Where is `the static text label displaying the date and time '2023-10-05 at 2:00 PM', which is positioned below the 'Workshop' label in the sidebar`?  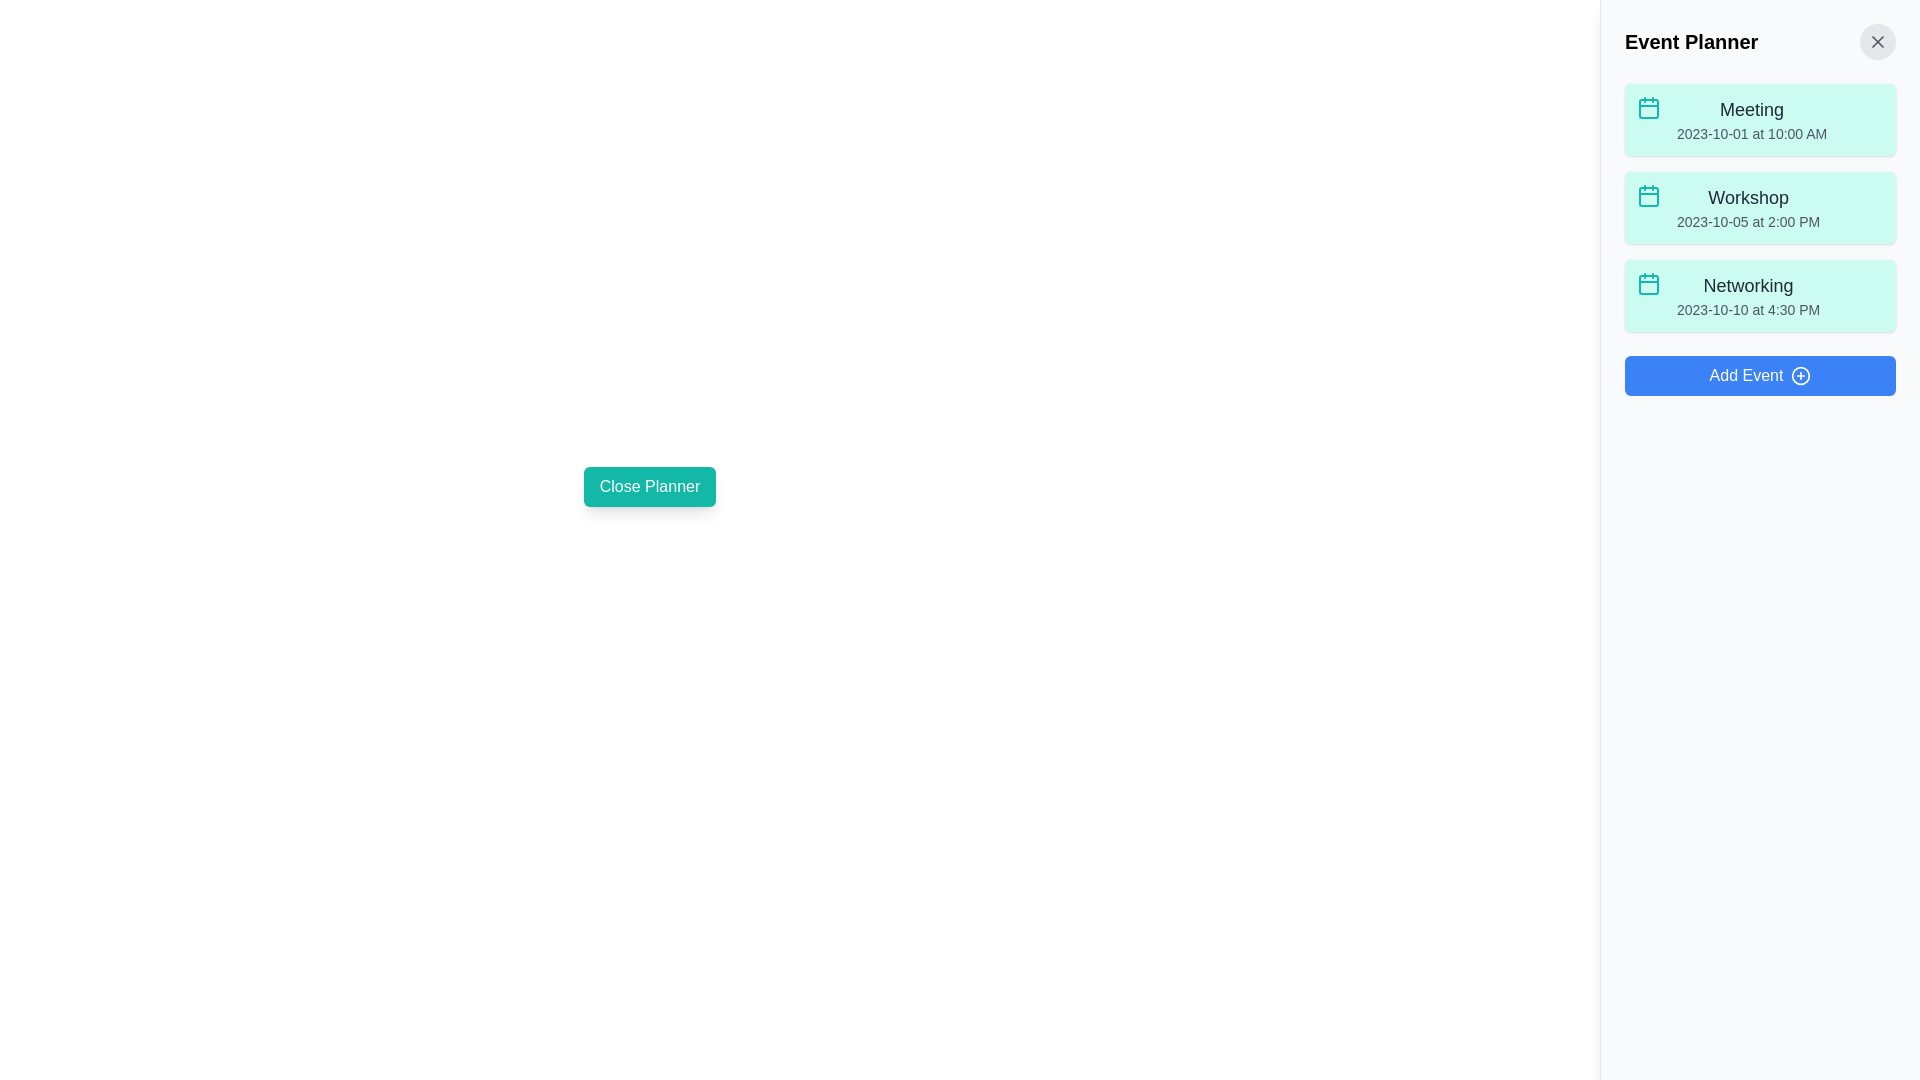
the static text label displaying the date and time '2023-10-05 at 2:00 PM', which is positioned below the 'Workshop' label in the sidebar is located at coordinates (1747, 222).